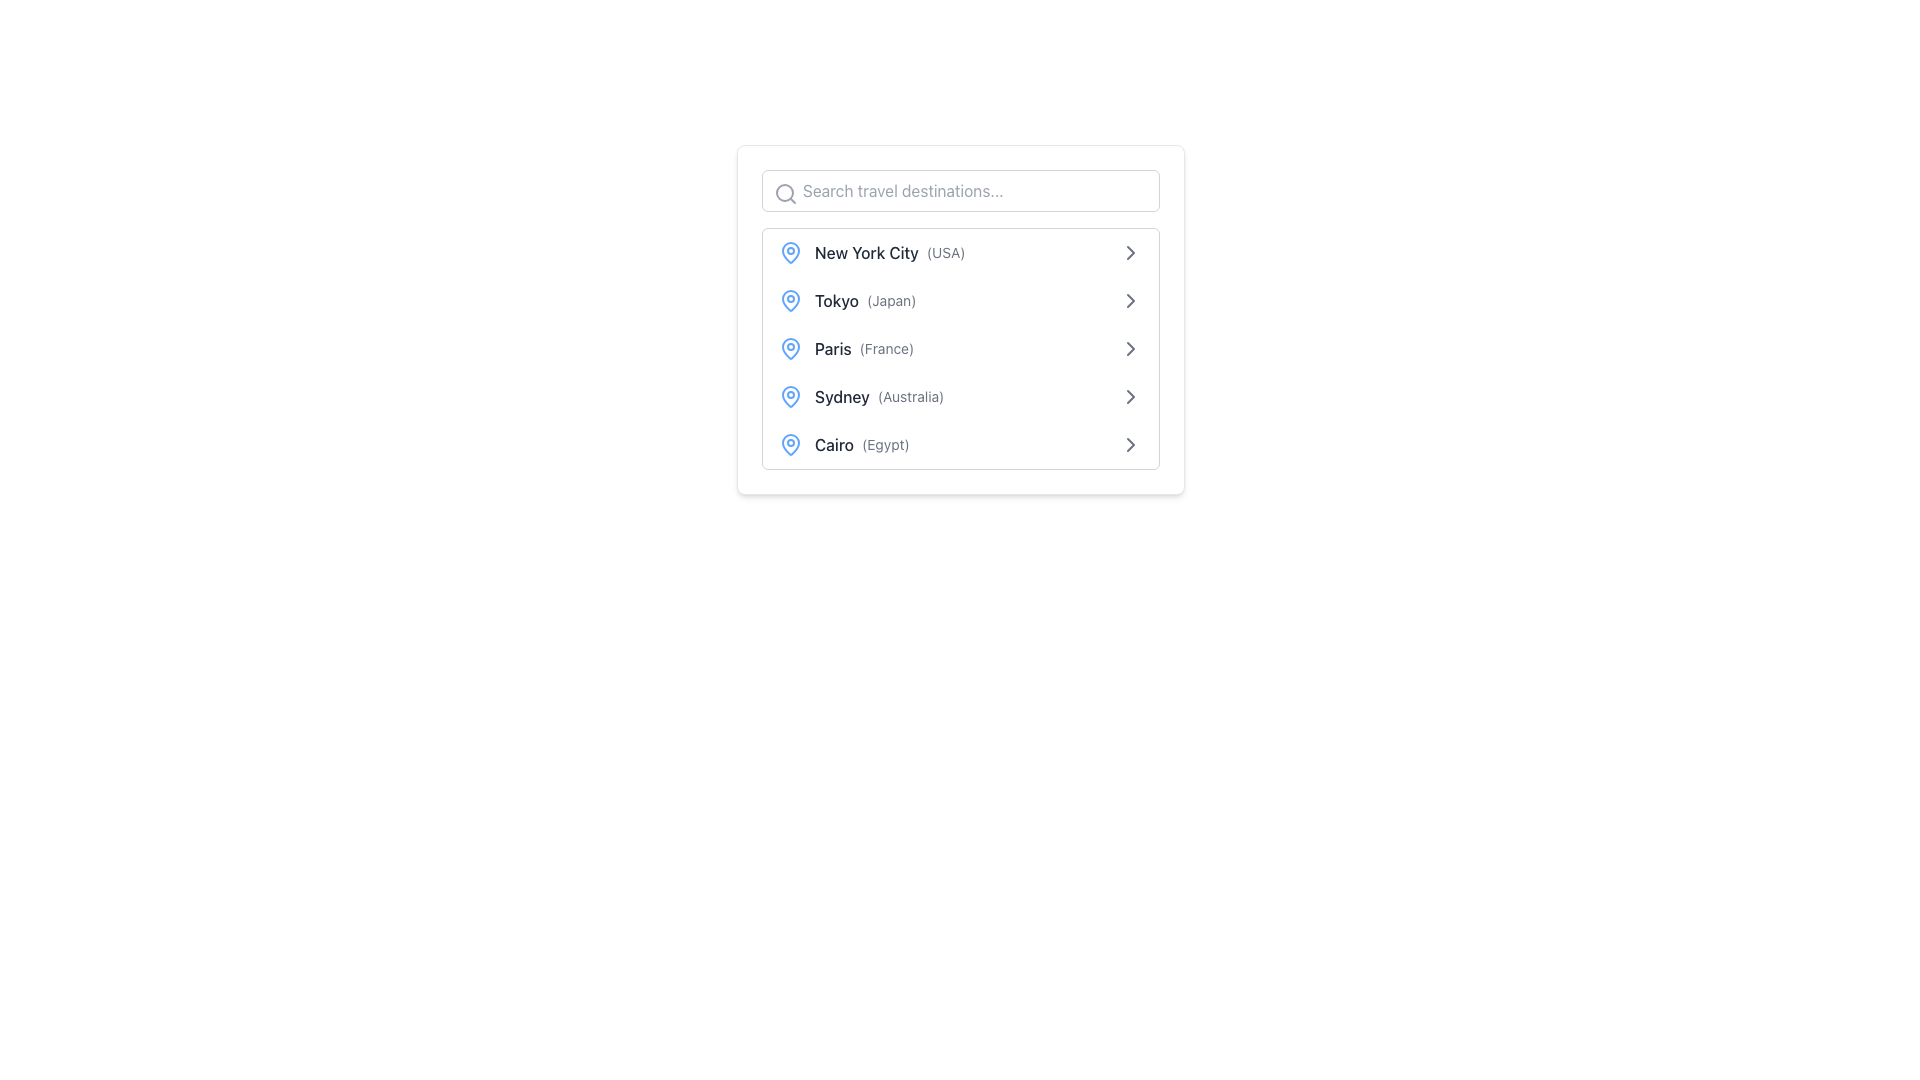 The width and height of the screenshot is (1920, 1080). Describe the element at coordinates (1131, 252) in the screenshot. I see `the navigation icon located at the far-right side of the 'New York City (USA)' list item` at that location.